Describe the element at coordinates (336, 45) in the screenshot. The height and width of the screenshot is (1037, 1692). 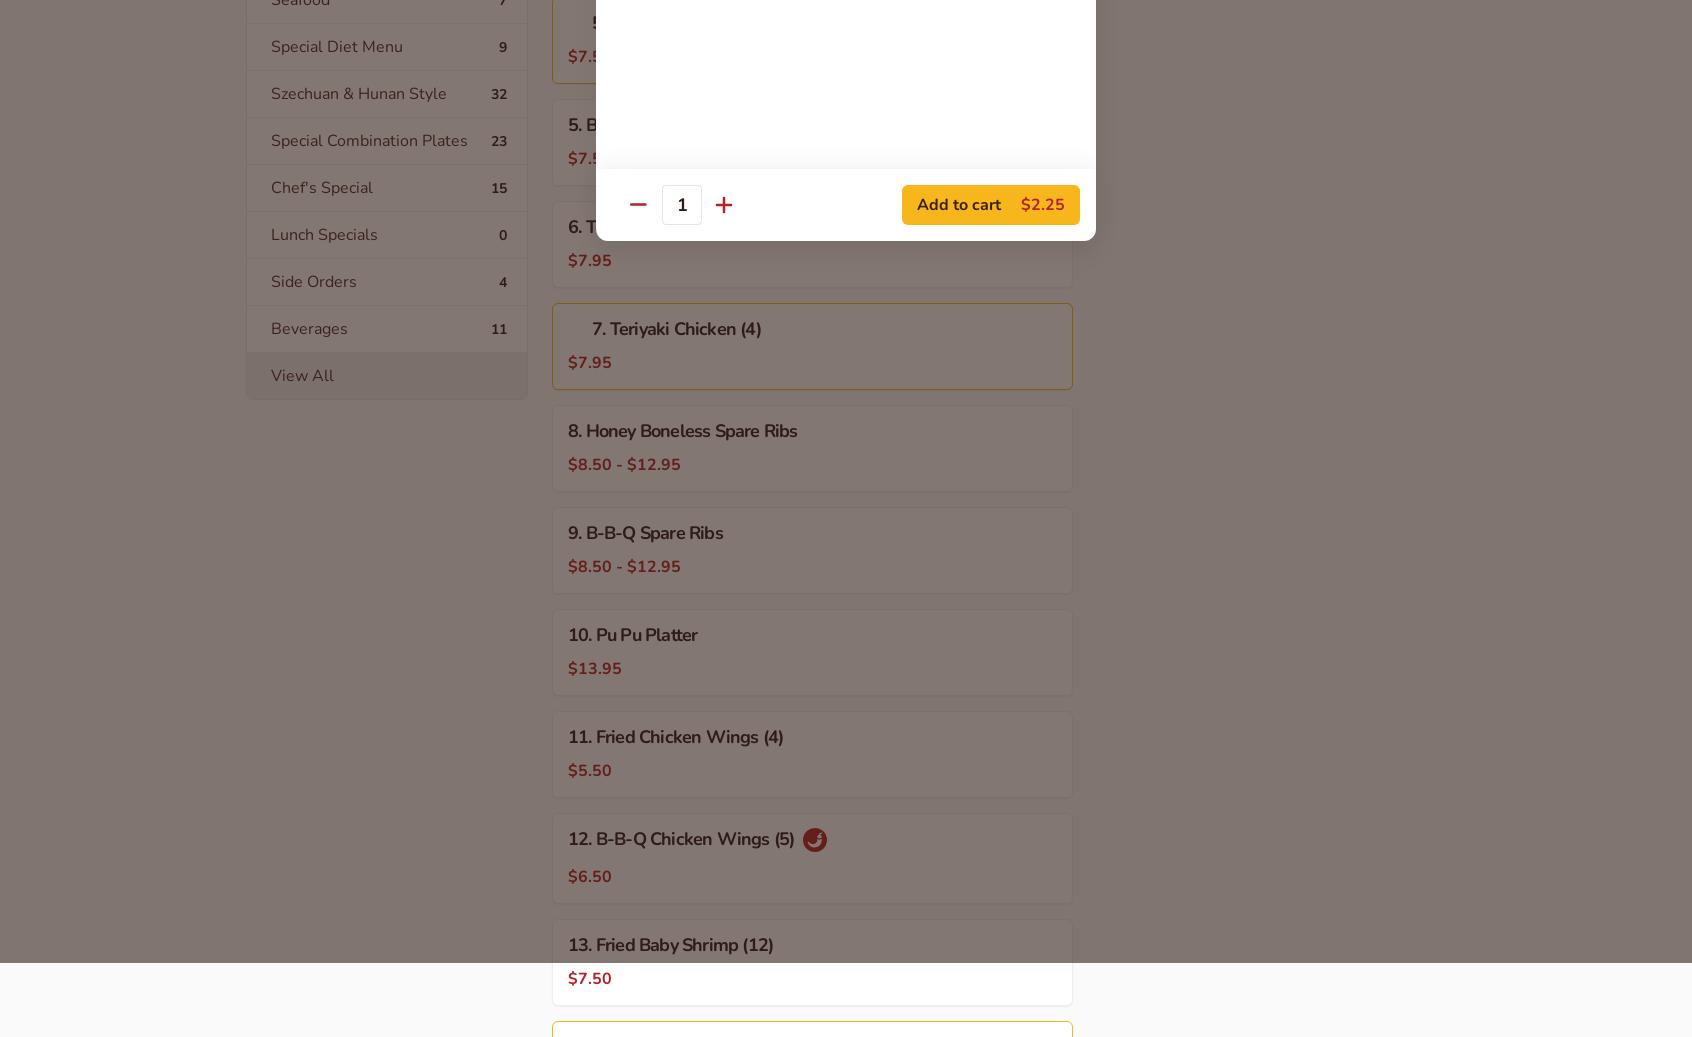
I see `'Special Diet Menu'` at that location.